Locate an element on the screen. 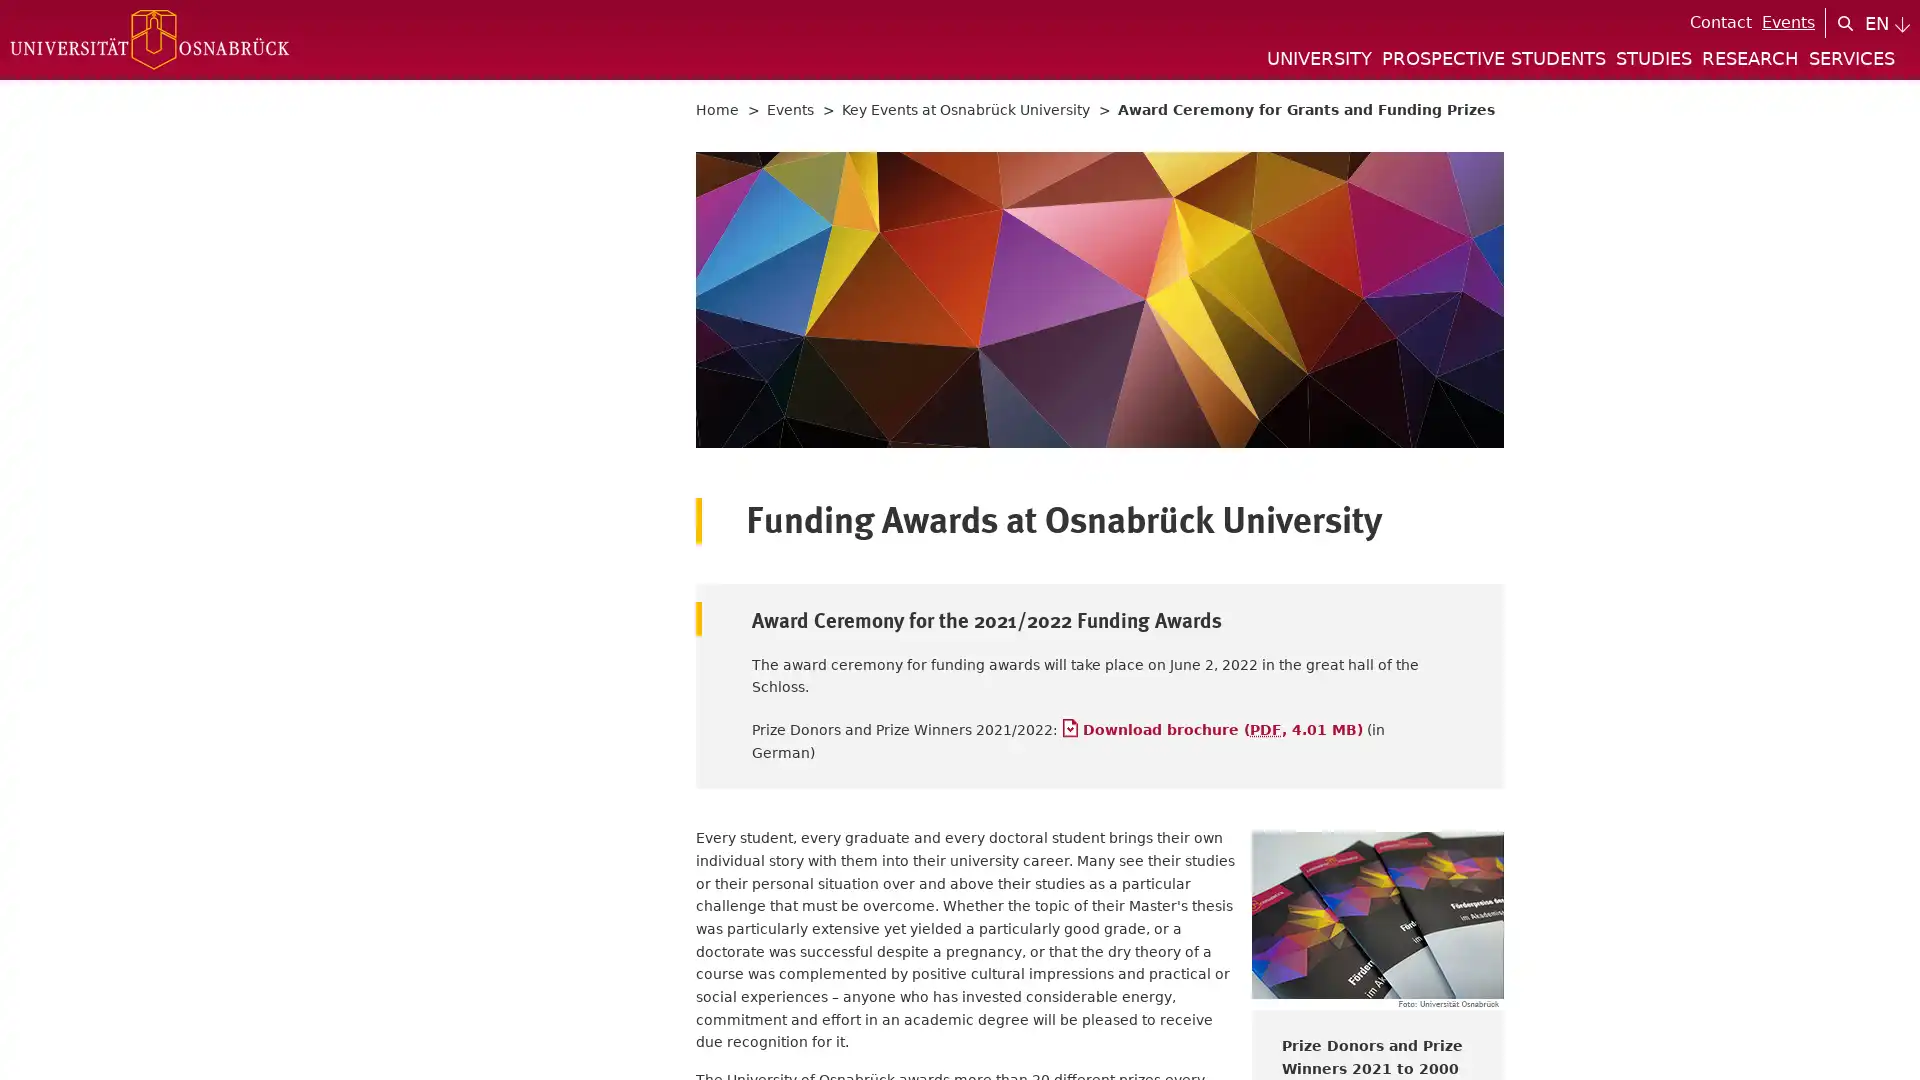 The height and width of the screenshot is (1080, 1920). search icon is located at coordinates (1843, 23).